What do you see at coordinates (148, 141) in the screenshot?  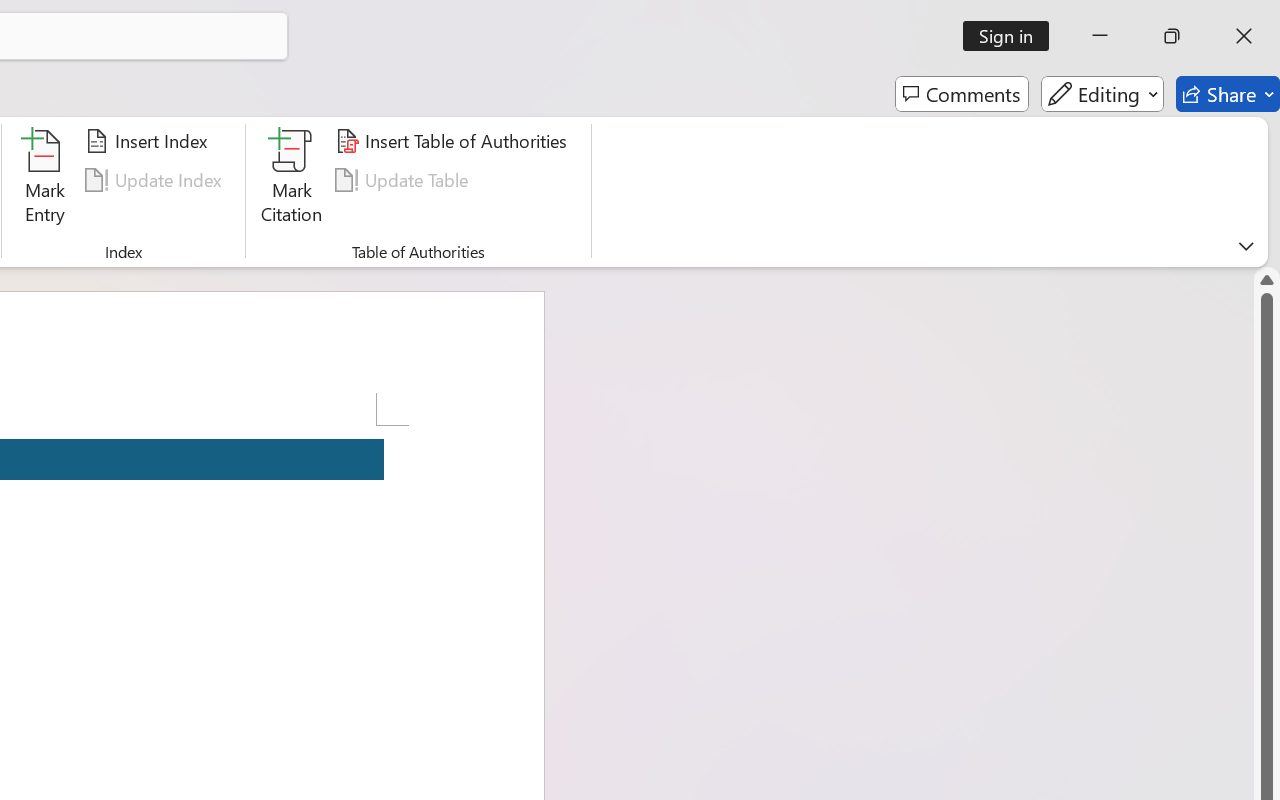 I see `'Insert Index...'` at bounding box center [148, 141].